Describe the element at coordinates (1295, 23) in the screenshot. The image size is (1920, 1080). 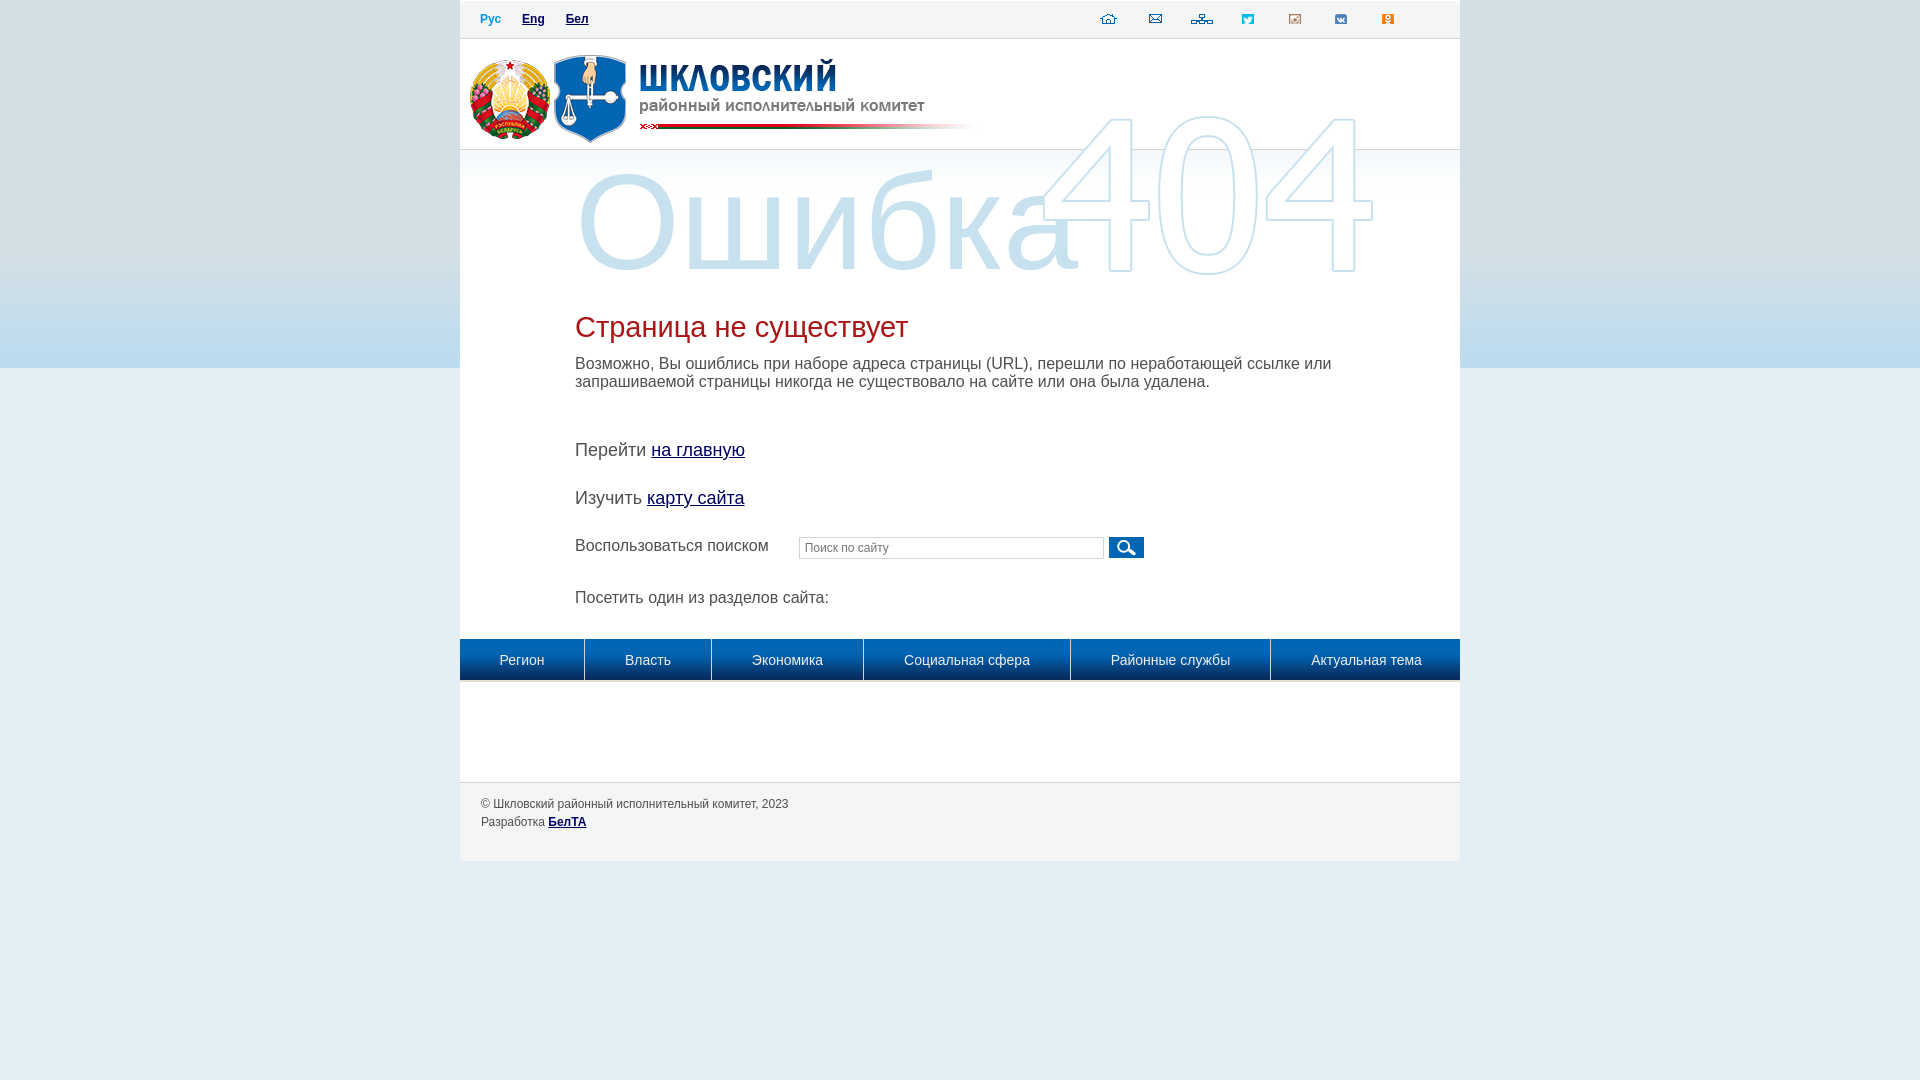
I see `'instagram'` at that location.